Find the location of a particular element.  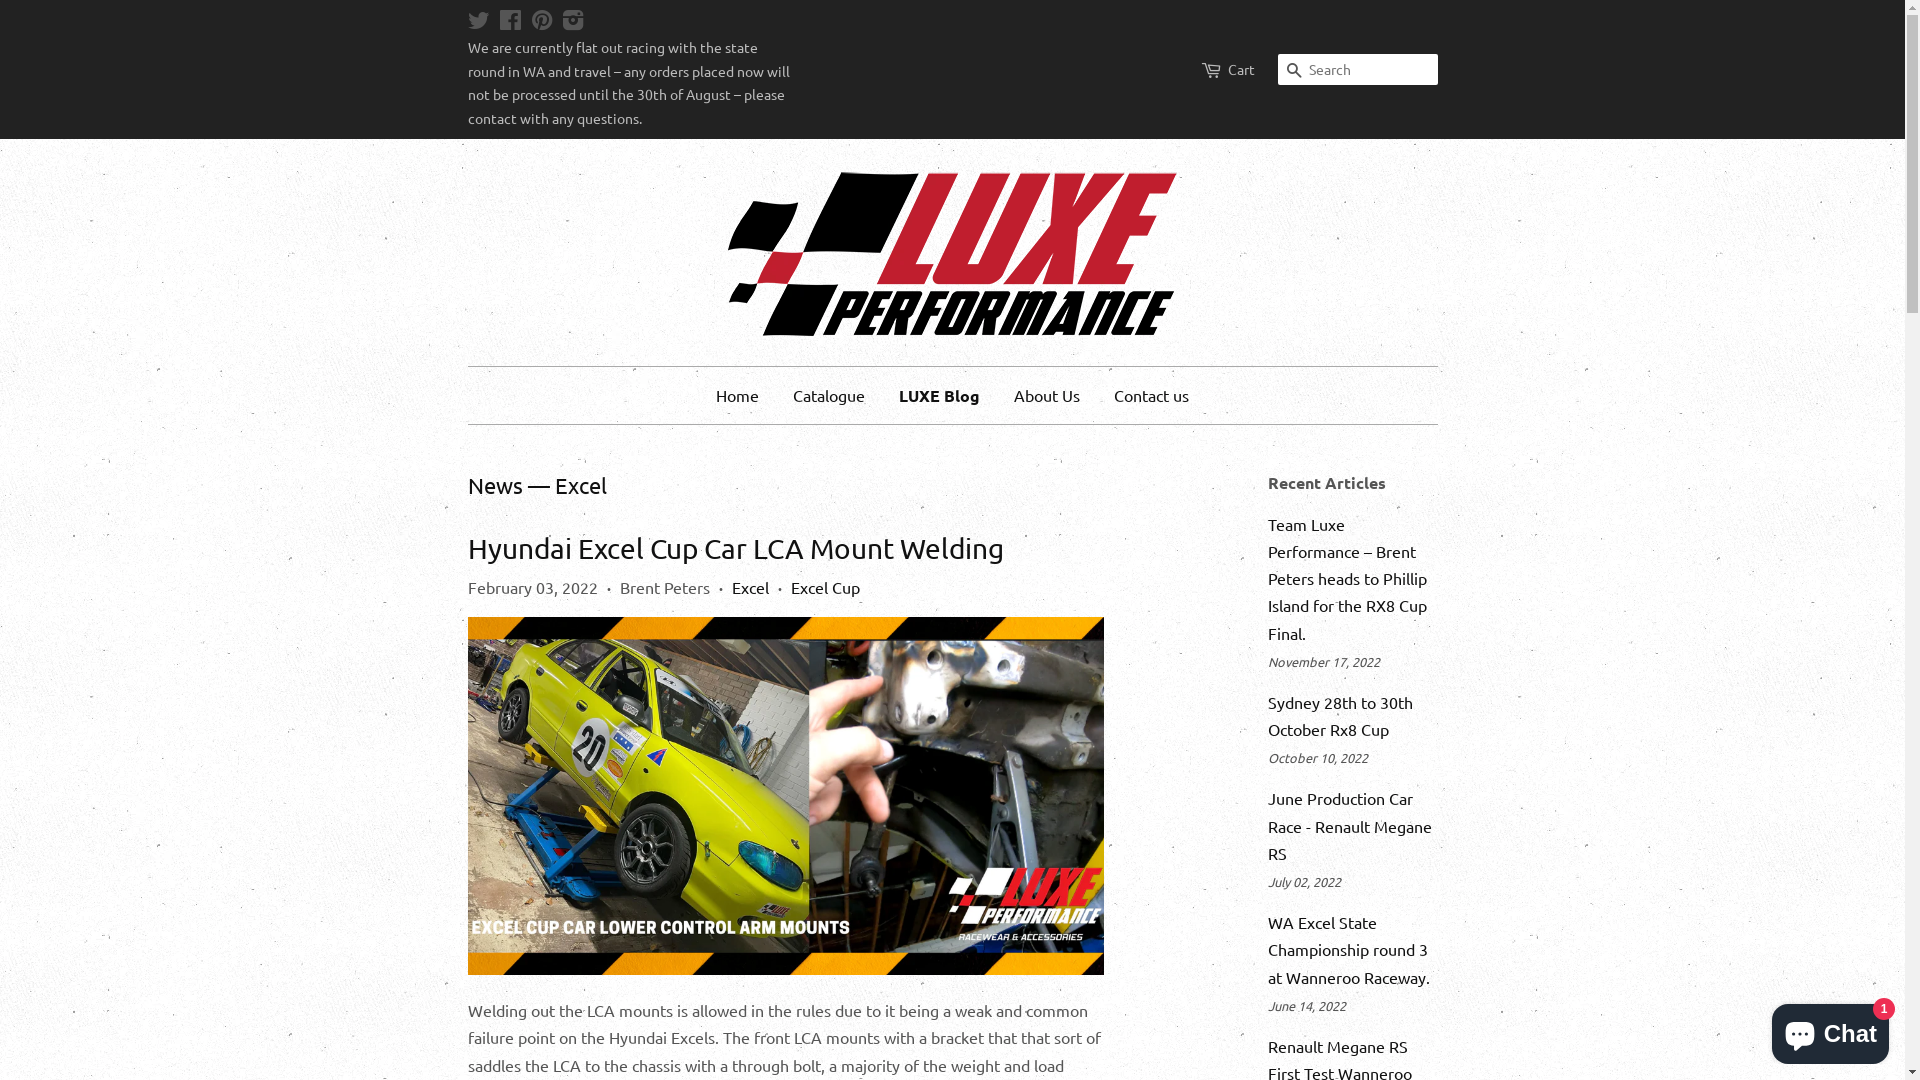

'Search' is located at coordinates (1276, 69).